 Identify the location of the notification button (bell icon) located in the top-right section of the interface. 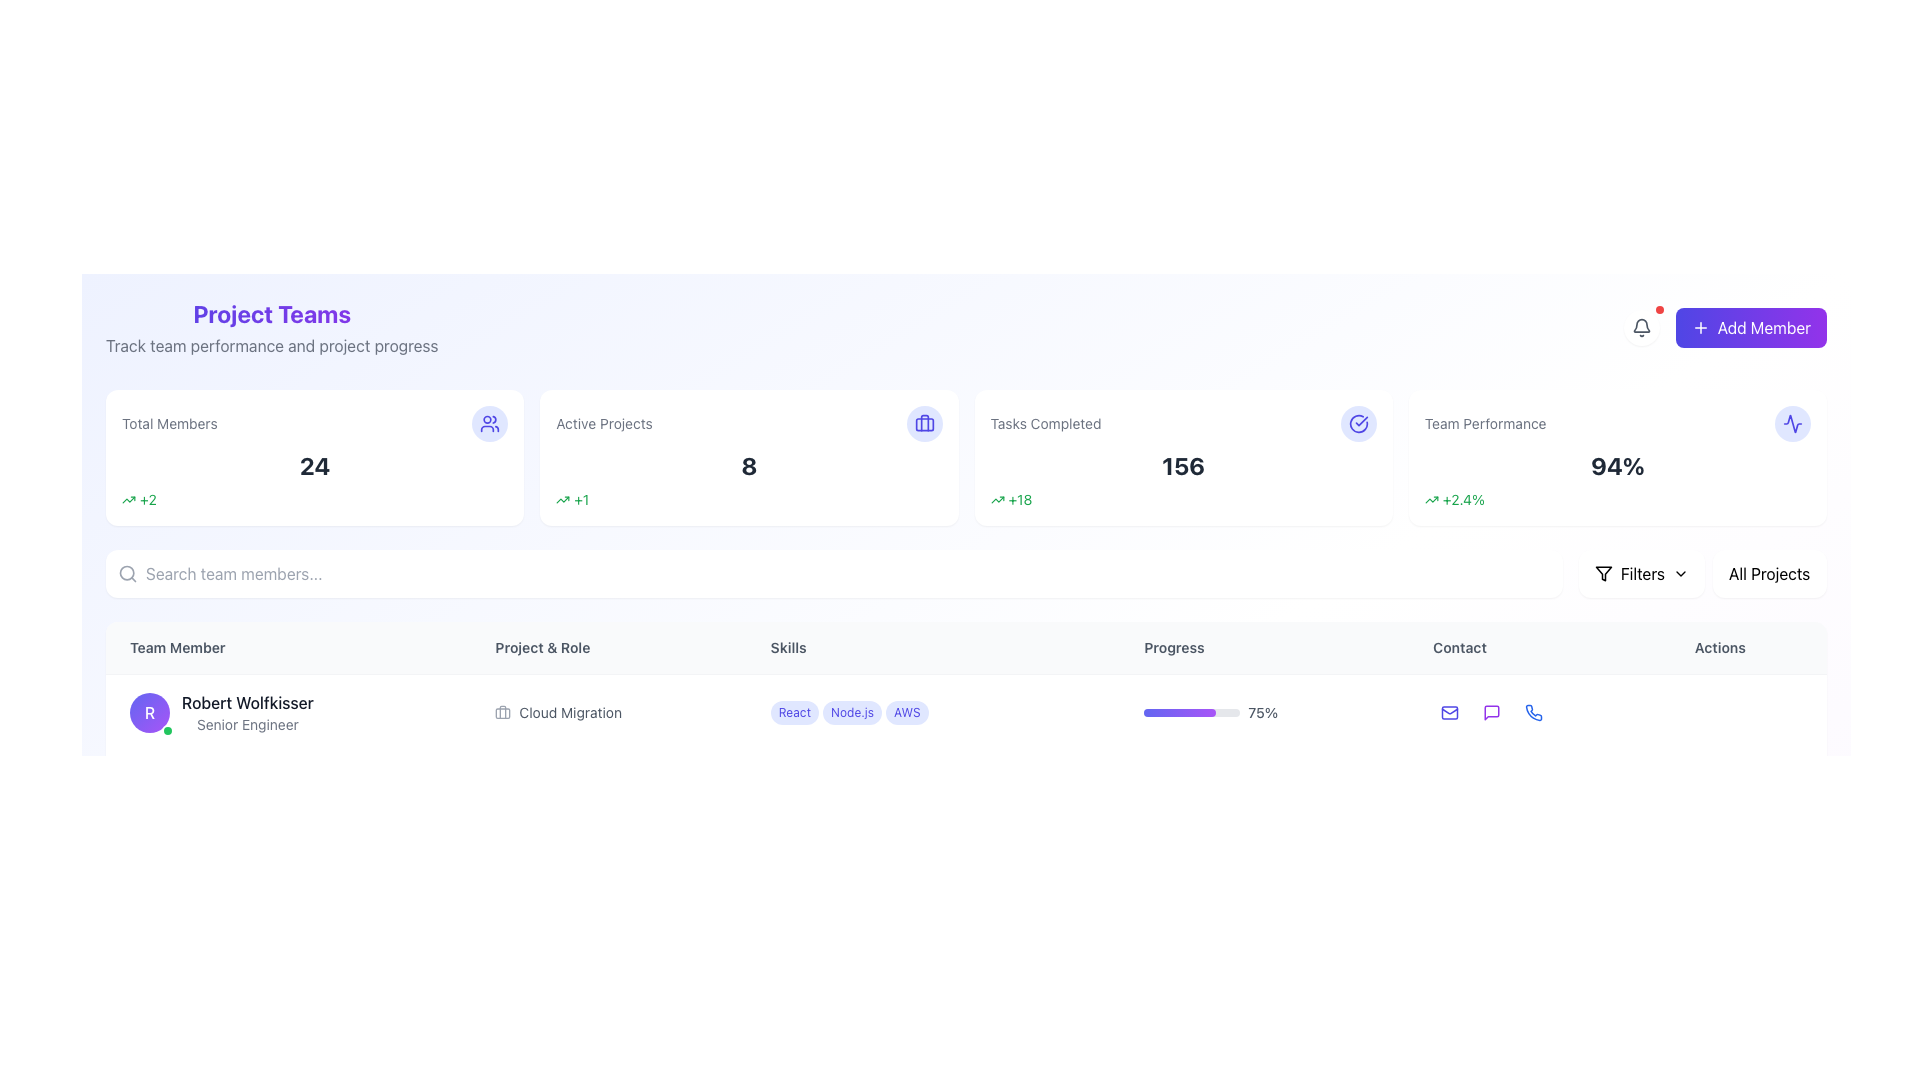
(1641, 326).